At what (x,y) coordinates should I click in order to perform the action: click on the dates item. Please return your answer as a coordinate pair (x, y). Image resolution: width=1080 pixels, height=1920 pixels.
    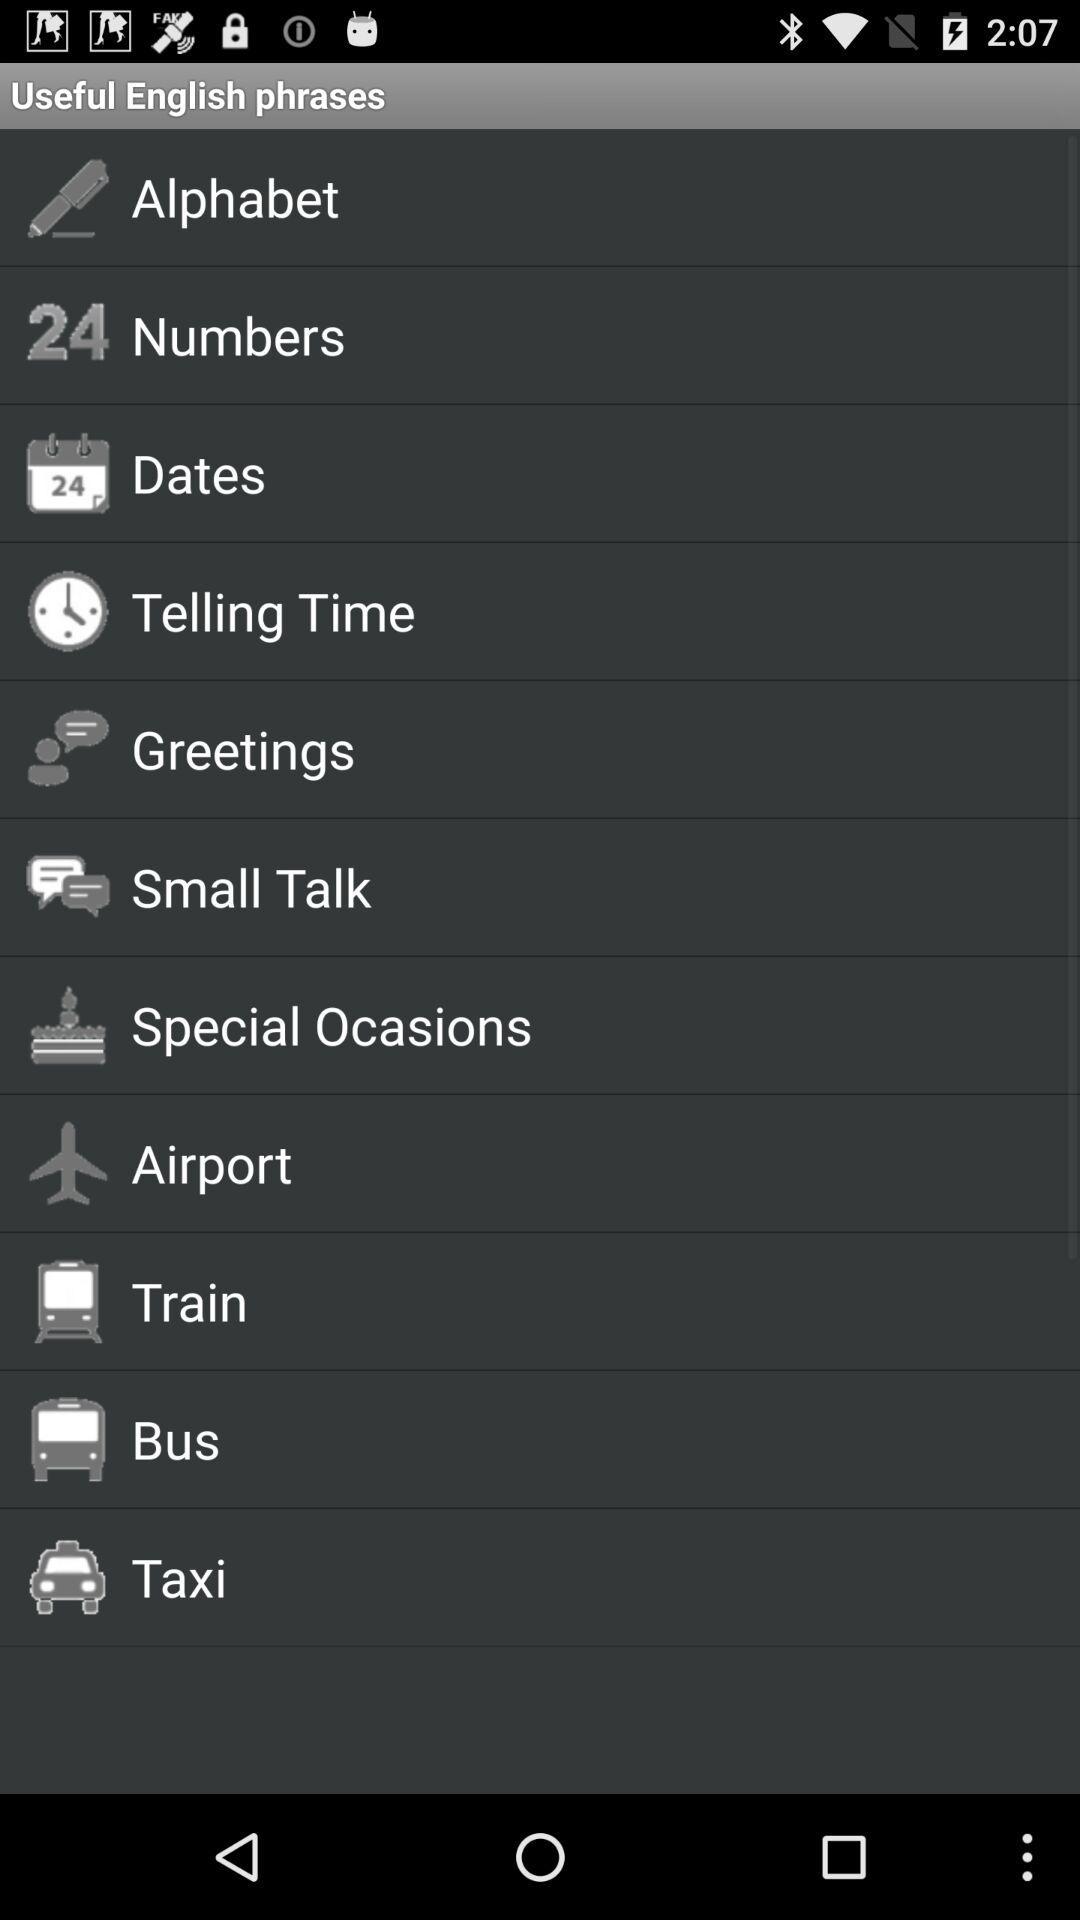
    Looking at the image, I should click on (582, 471).